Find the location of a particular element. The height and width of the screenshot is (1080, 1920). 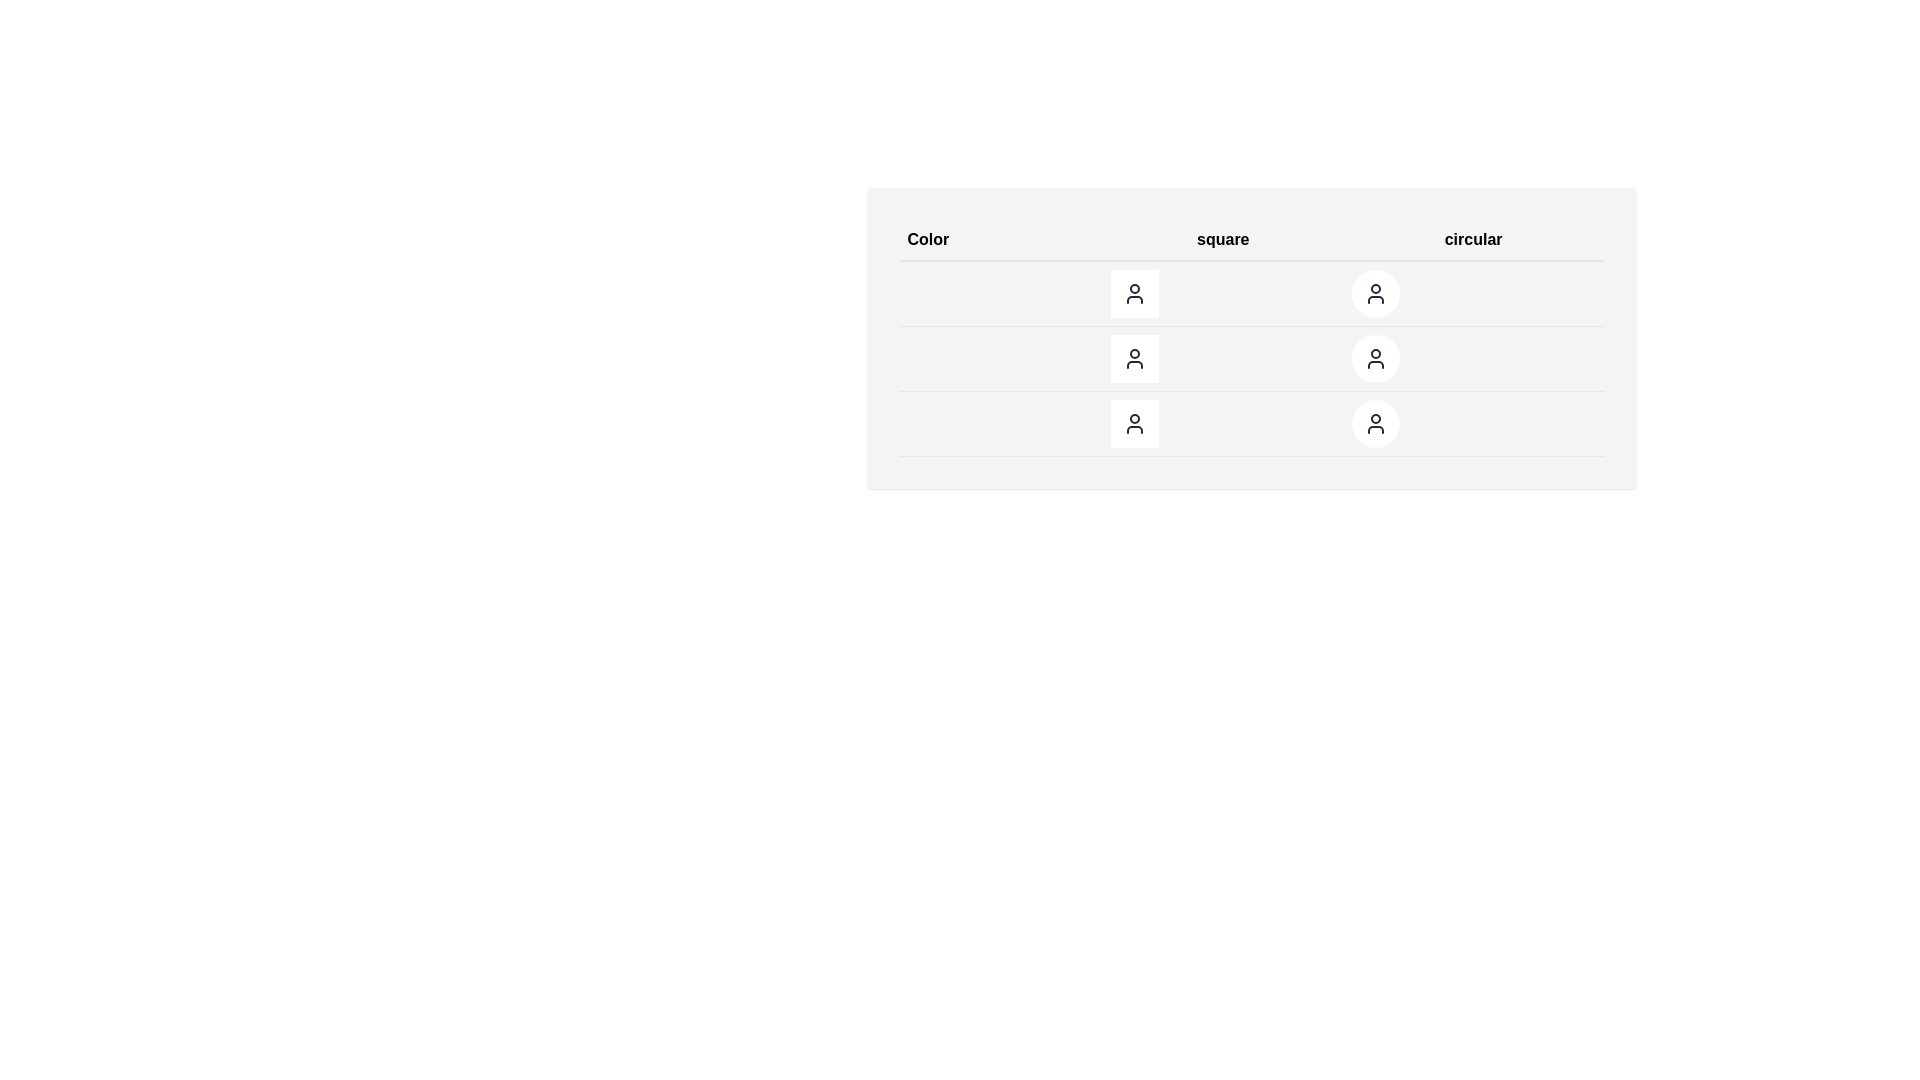

the circular icon button containing a user silhouette, located in the top row of the table under the 'circular' column header is located at coordinates (1374, 293).